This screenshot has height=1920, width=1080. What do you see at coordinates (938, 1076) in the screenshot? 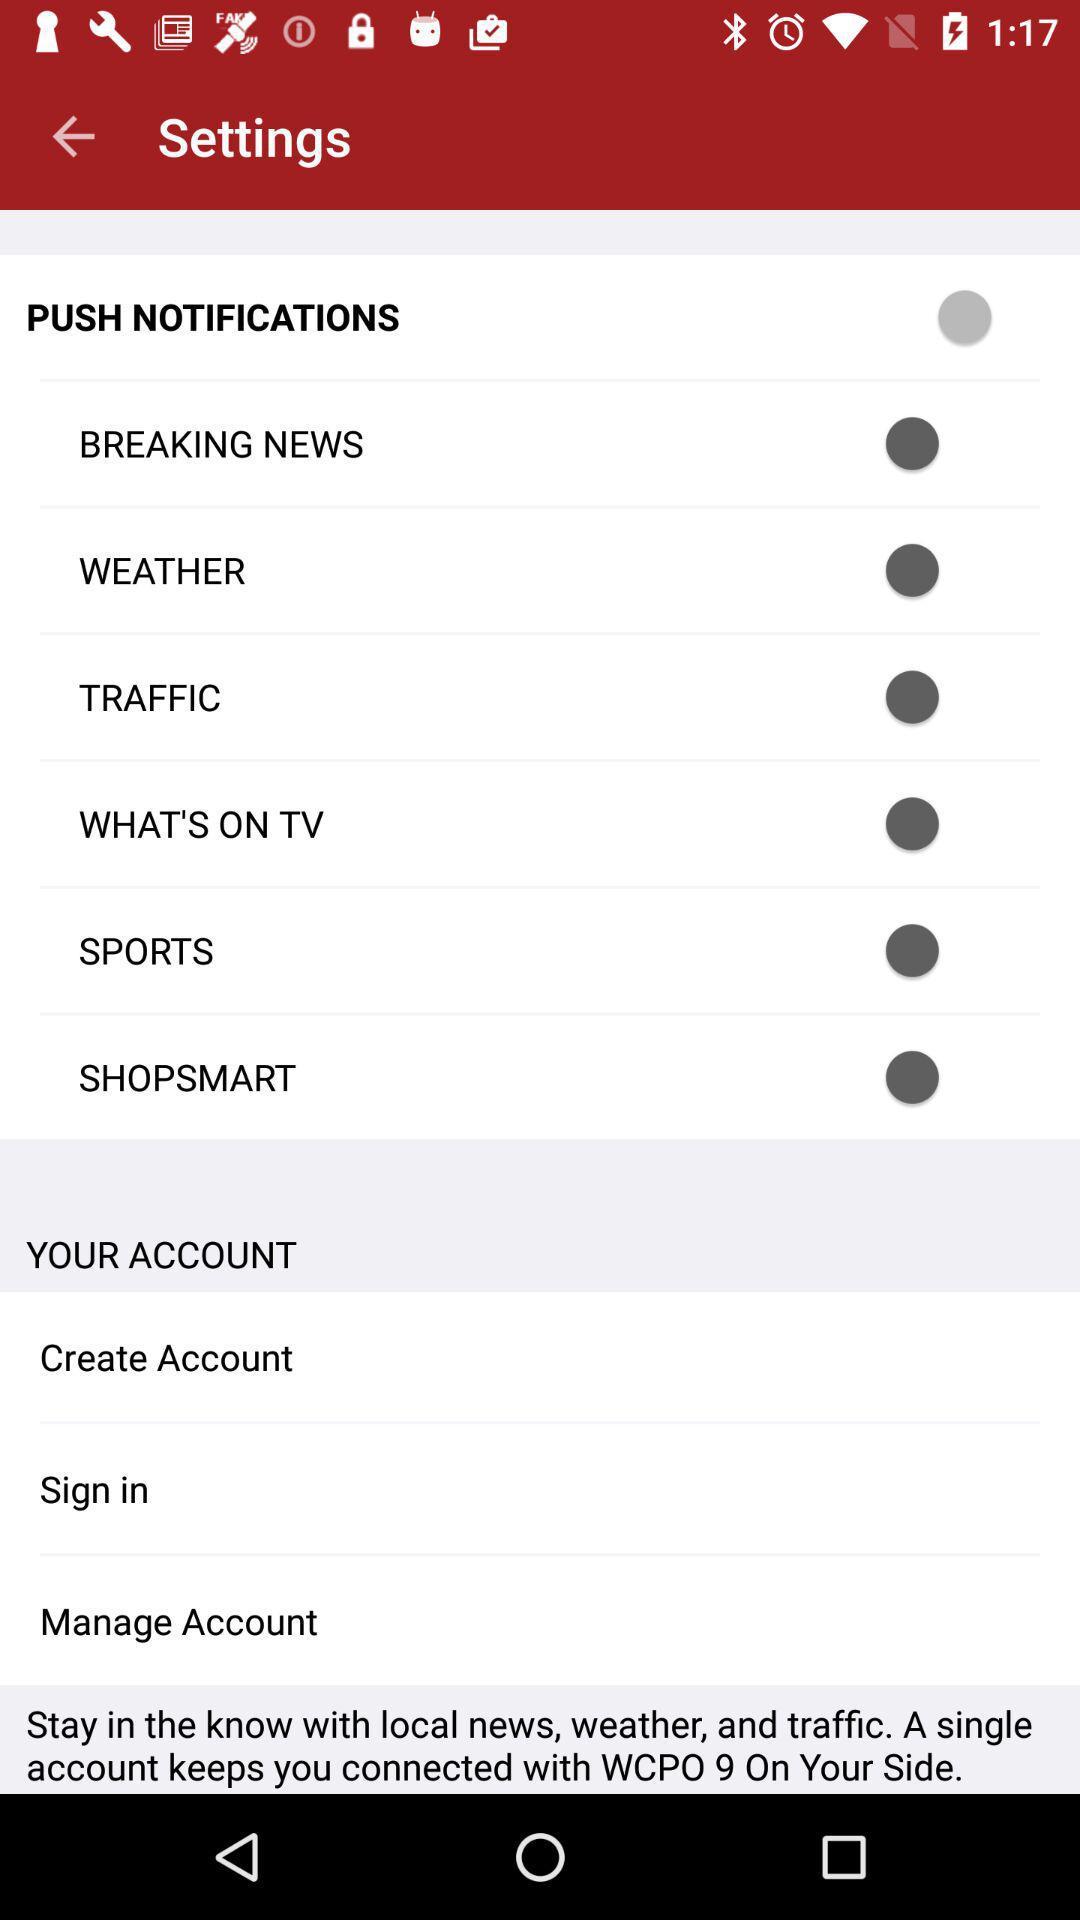
I see `shopsmart notifications` at bounding box center [938, 1076].